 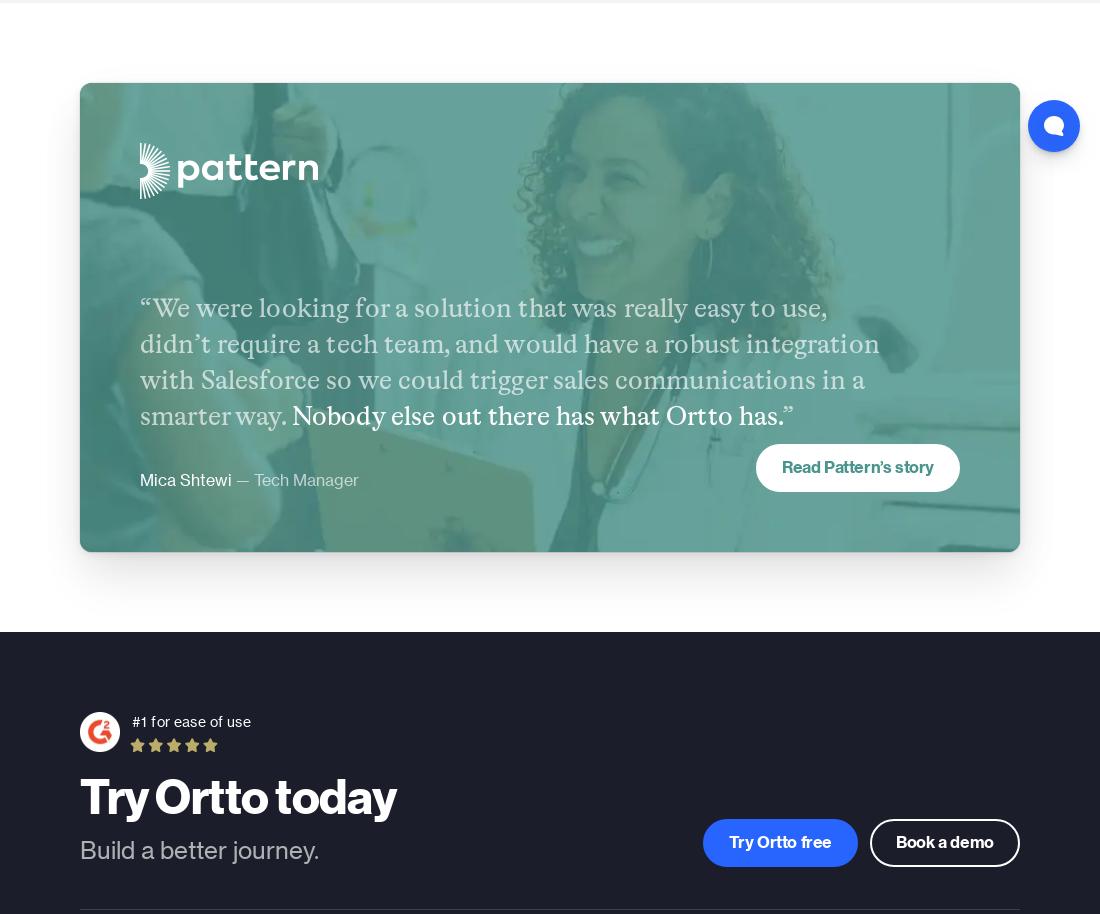 I want to click on 'Nobody else out there has what Ortto has.', so click(x=536, y=416).